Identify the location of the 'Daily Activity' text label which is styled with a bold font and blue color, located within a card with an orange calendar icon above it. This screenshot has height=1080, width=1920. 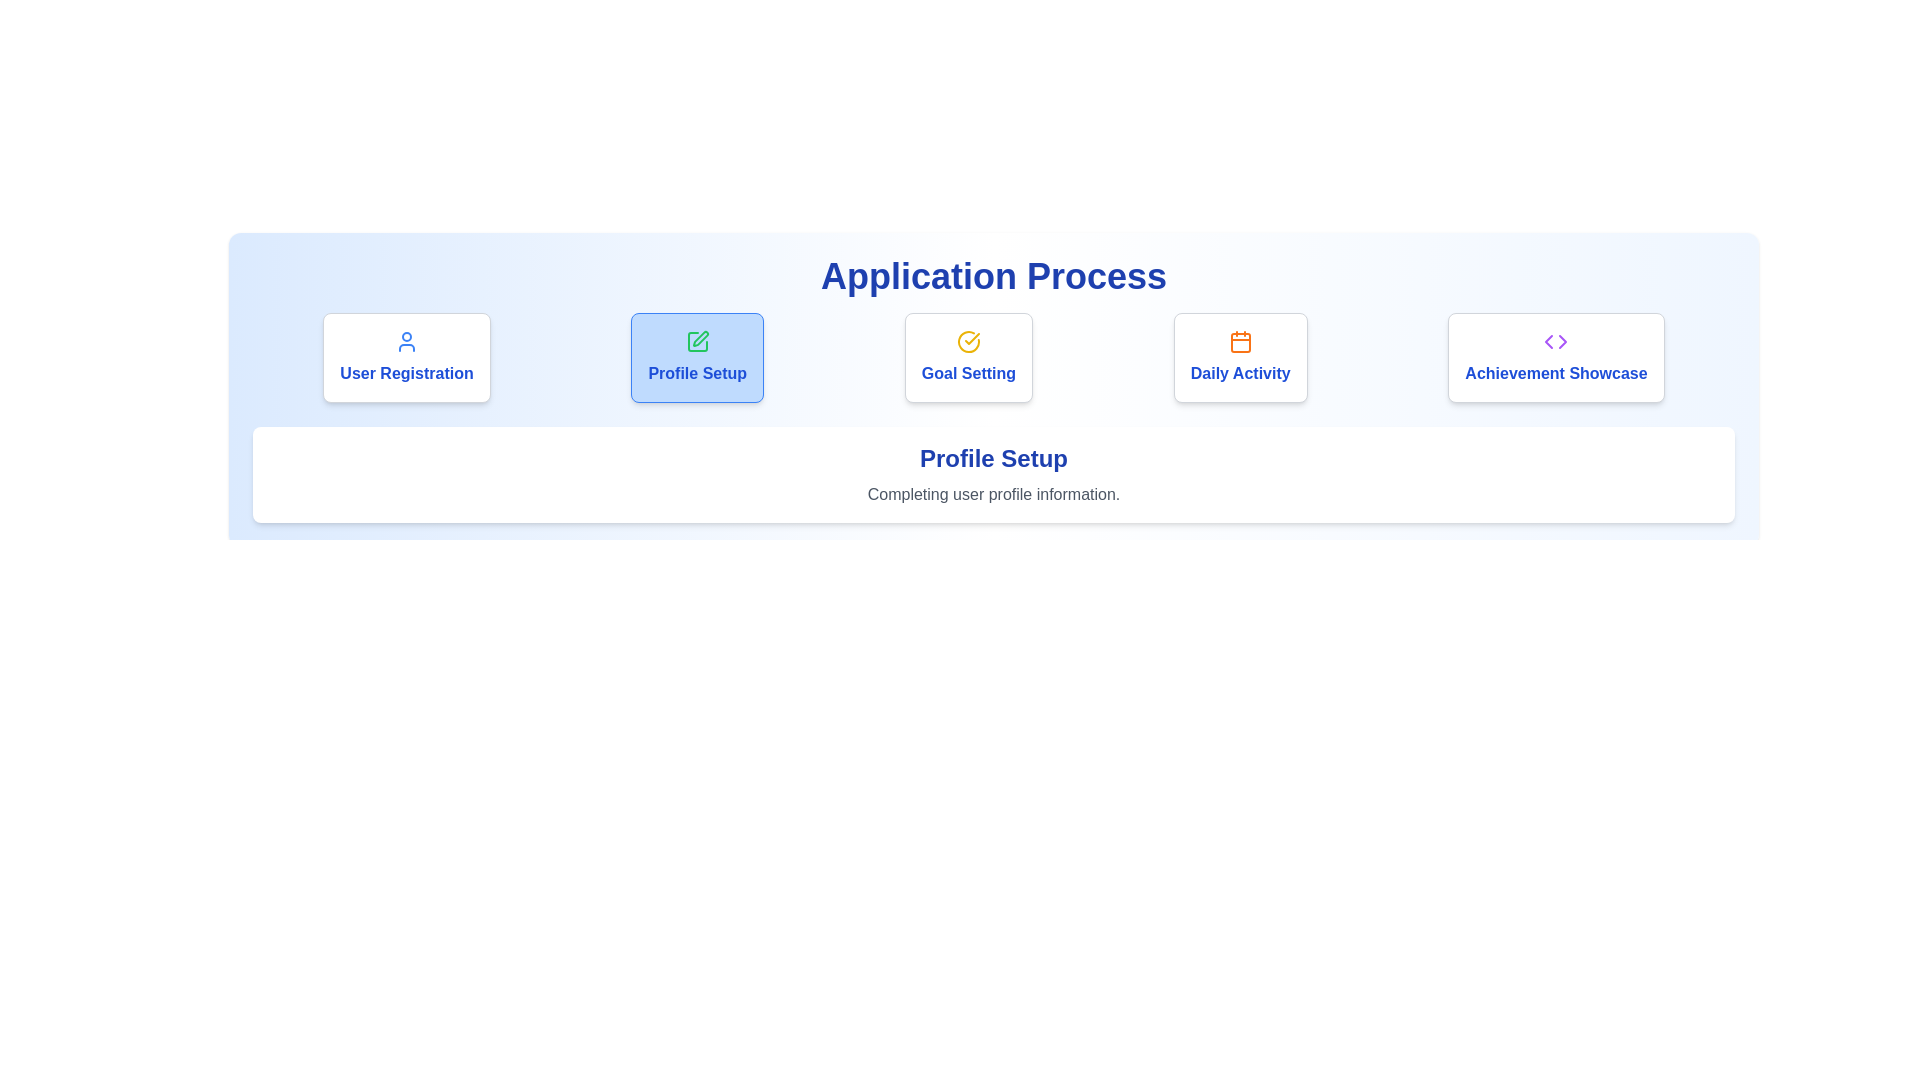
(1239, 374).